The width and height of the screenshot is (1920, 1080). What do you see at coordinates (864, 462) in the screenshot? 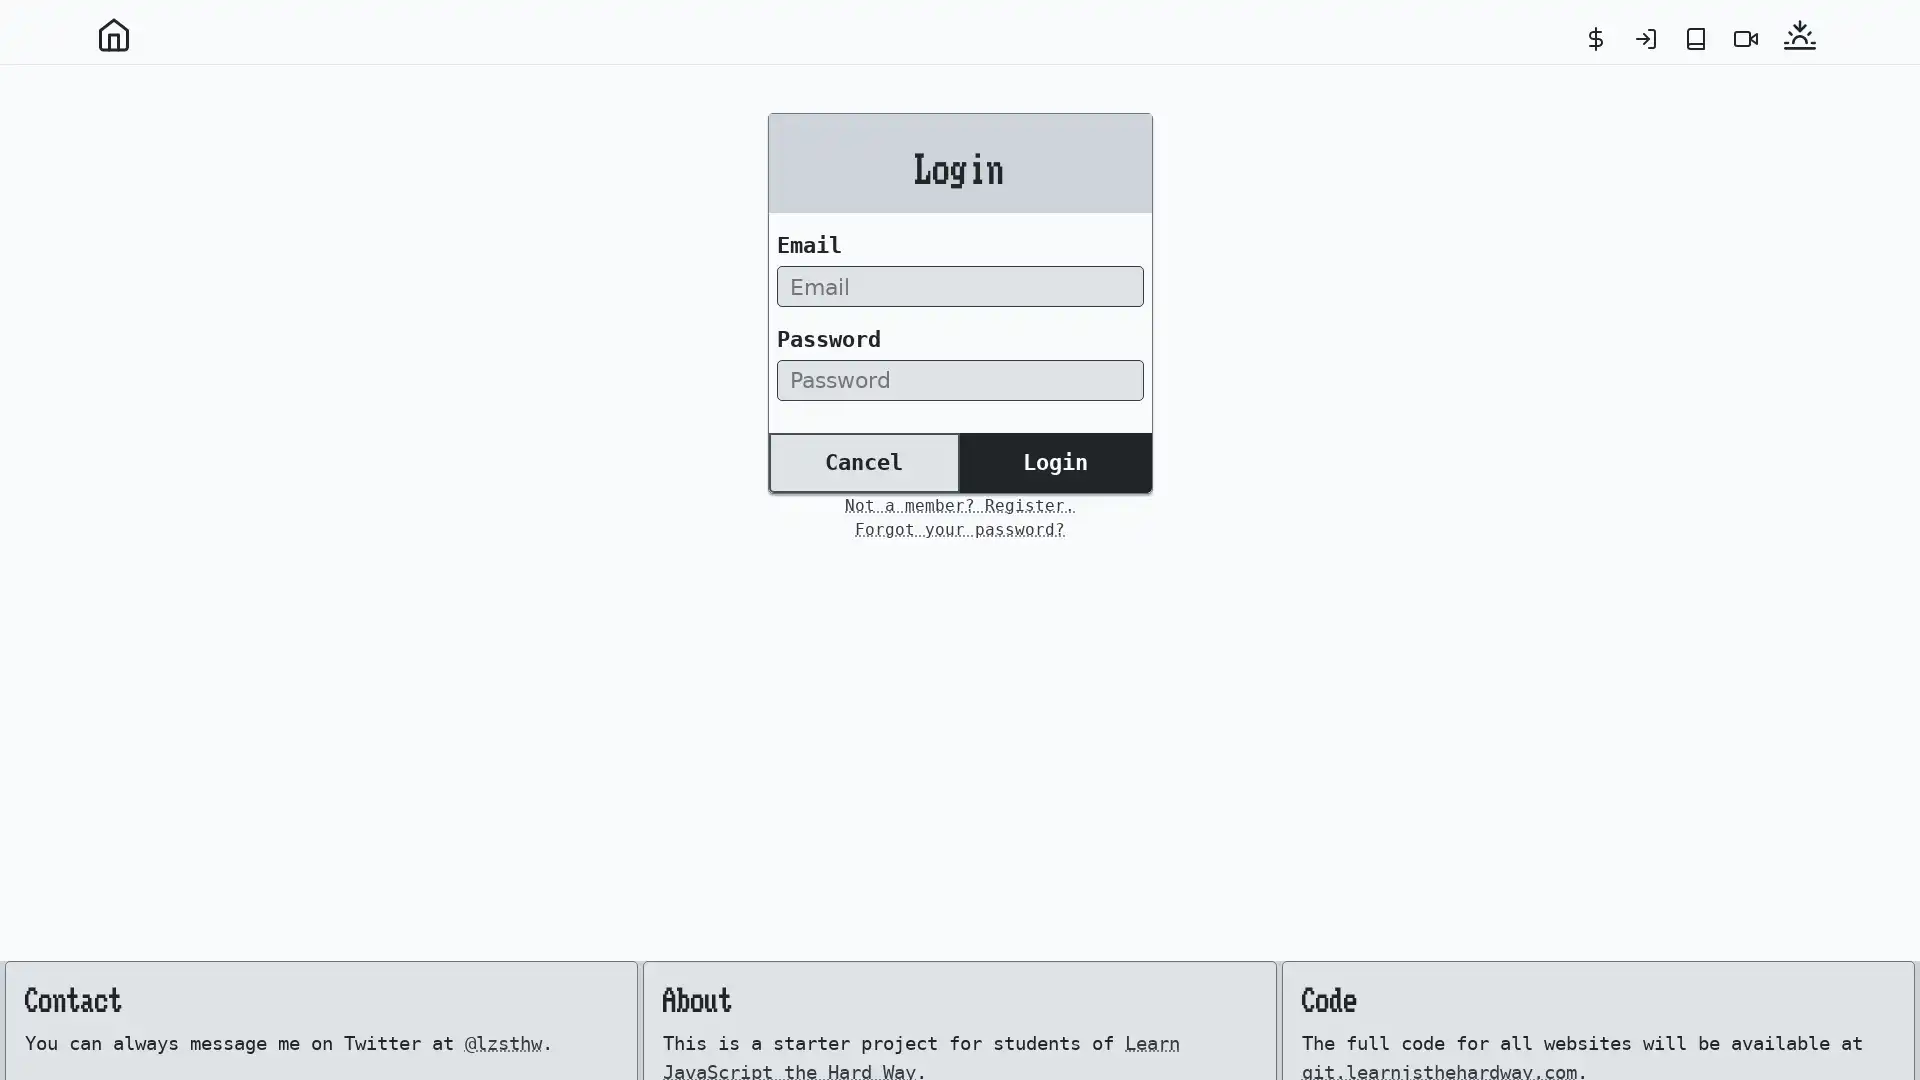
I see `Cancel` at bounding box center [864, 462].